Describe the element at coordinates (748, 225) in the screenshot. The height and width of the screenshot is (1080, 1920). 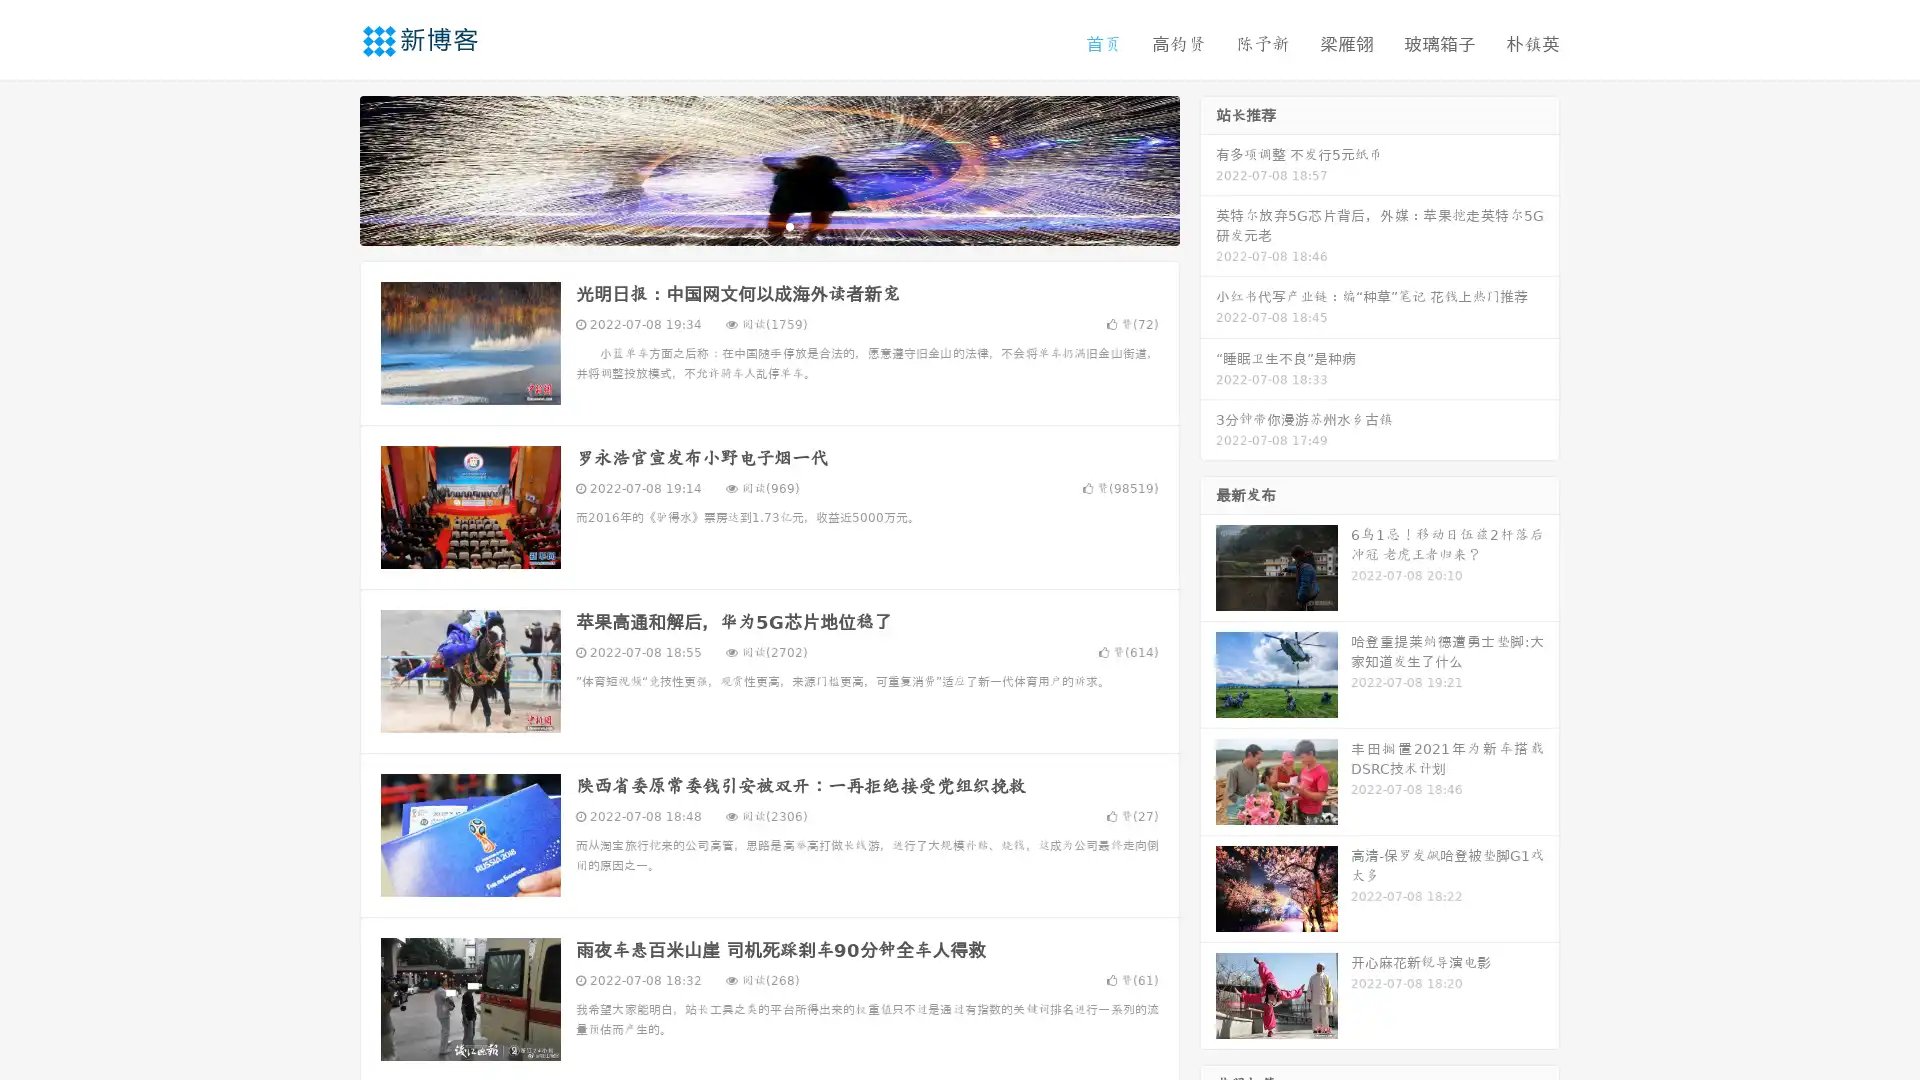
I see `Go to slide 1` at that location.